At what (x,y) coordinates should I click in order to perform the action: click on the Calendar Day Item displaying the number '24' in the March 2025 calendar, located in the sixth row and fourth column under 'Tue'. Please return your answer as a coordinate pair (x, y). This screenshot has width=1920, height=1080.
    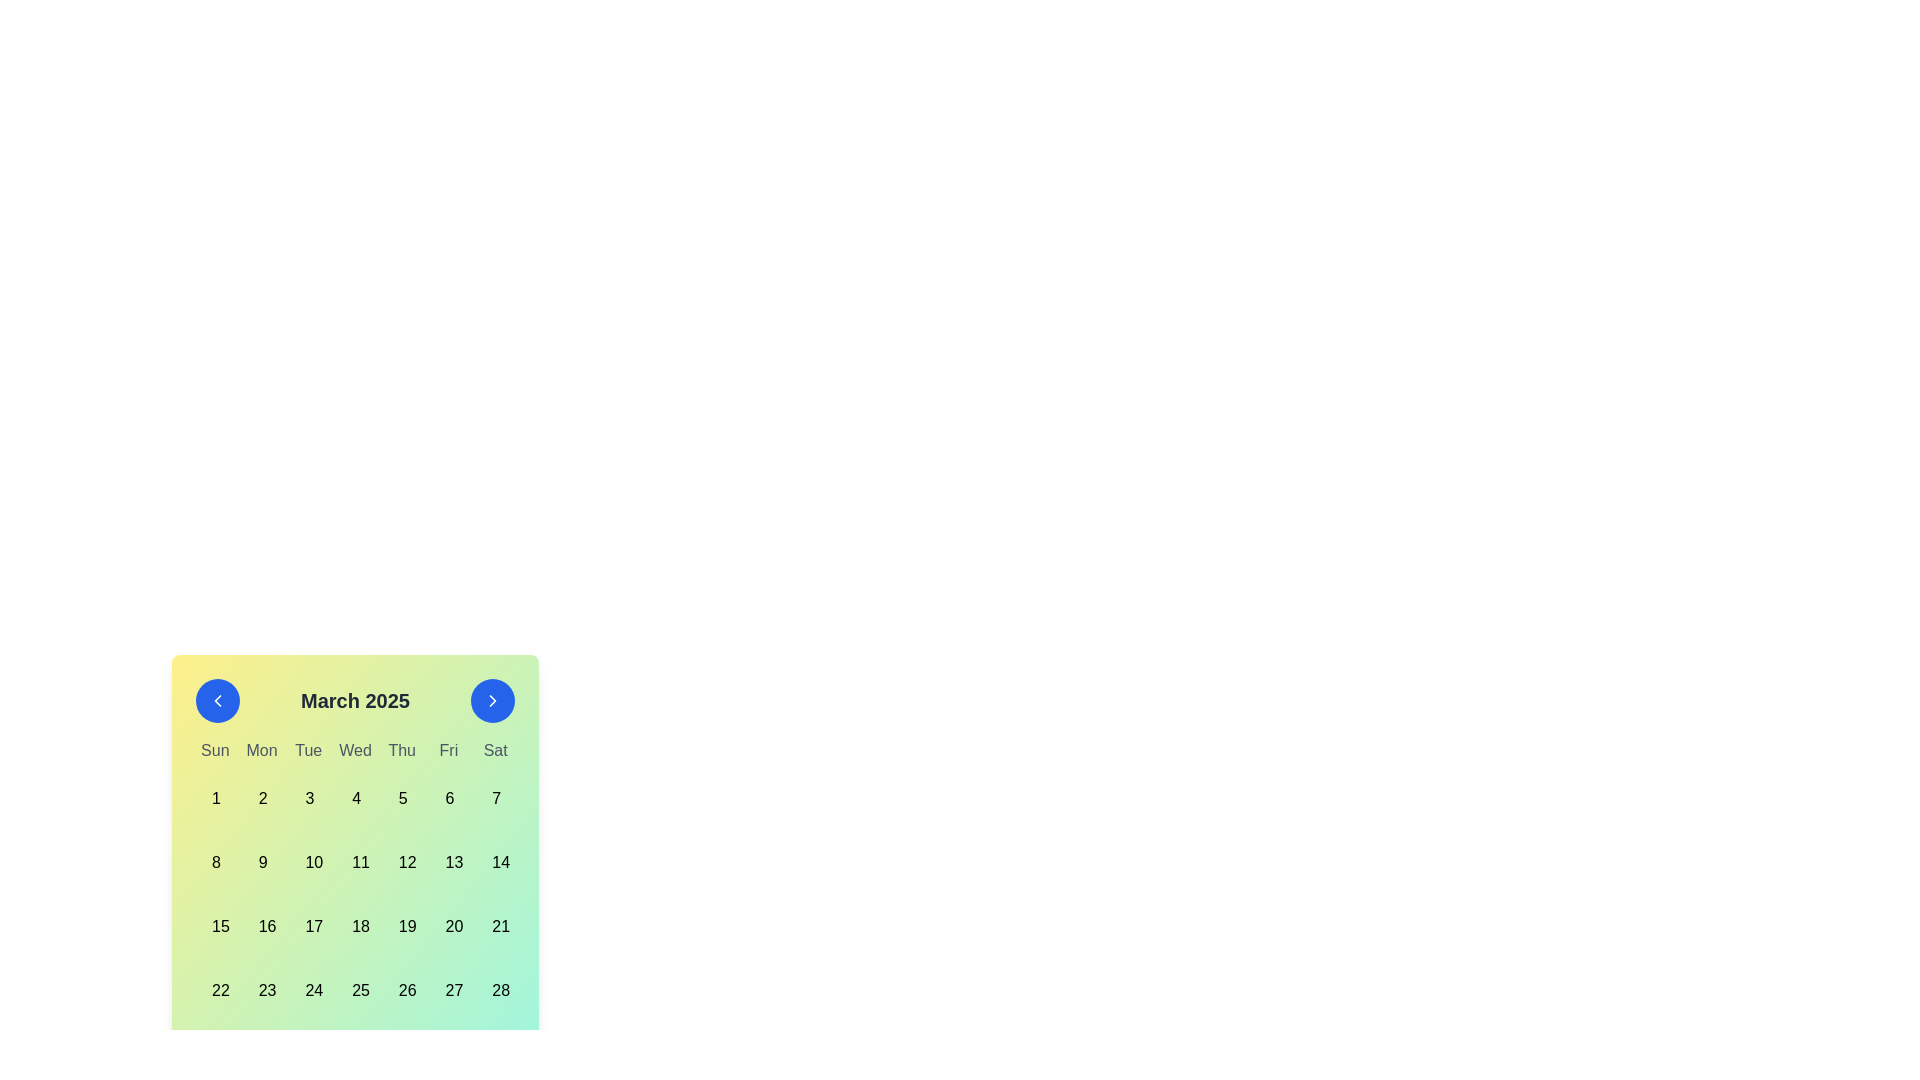
    Looking at the image, I should click on (307, 991).